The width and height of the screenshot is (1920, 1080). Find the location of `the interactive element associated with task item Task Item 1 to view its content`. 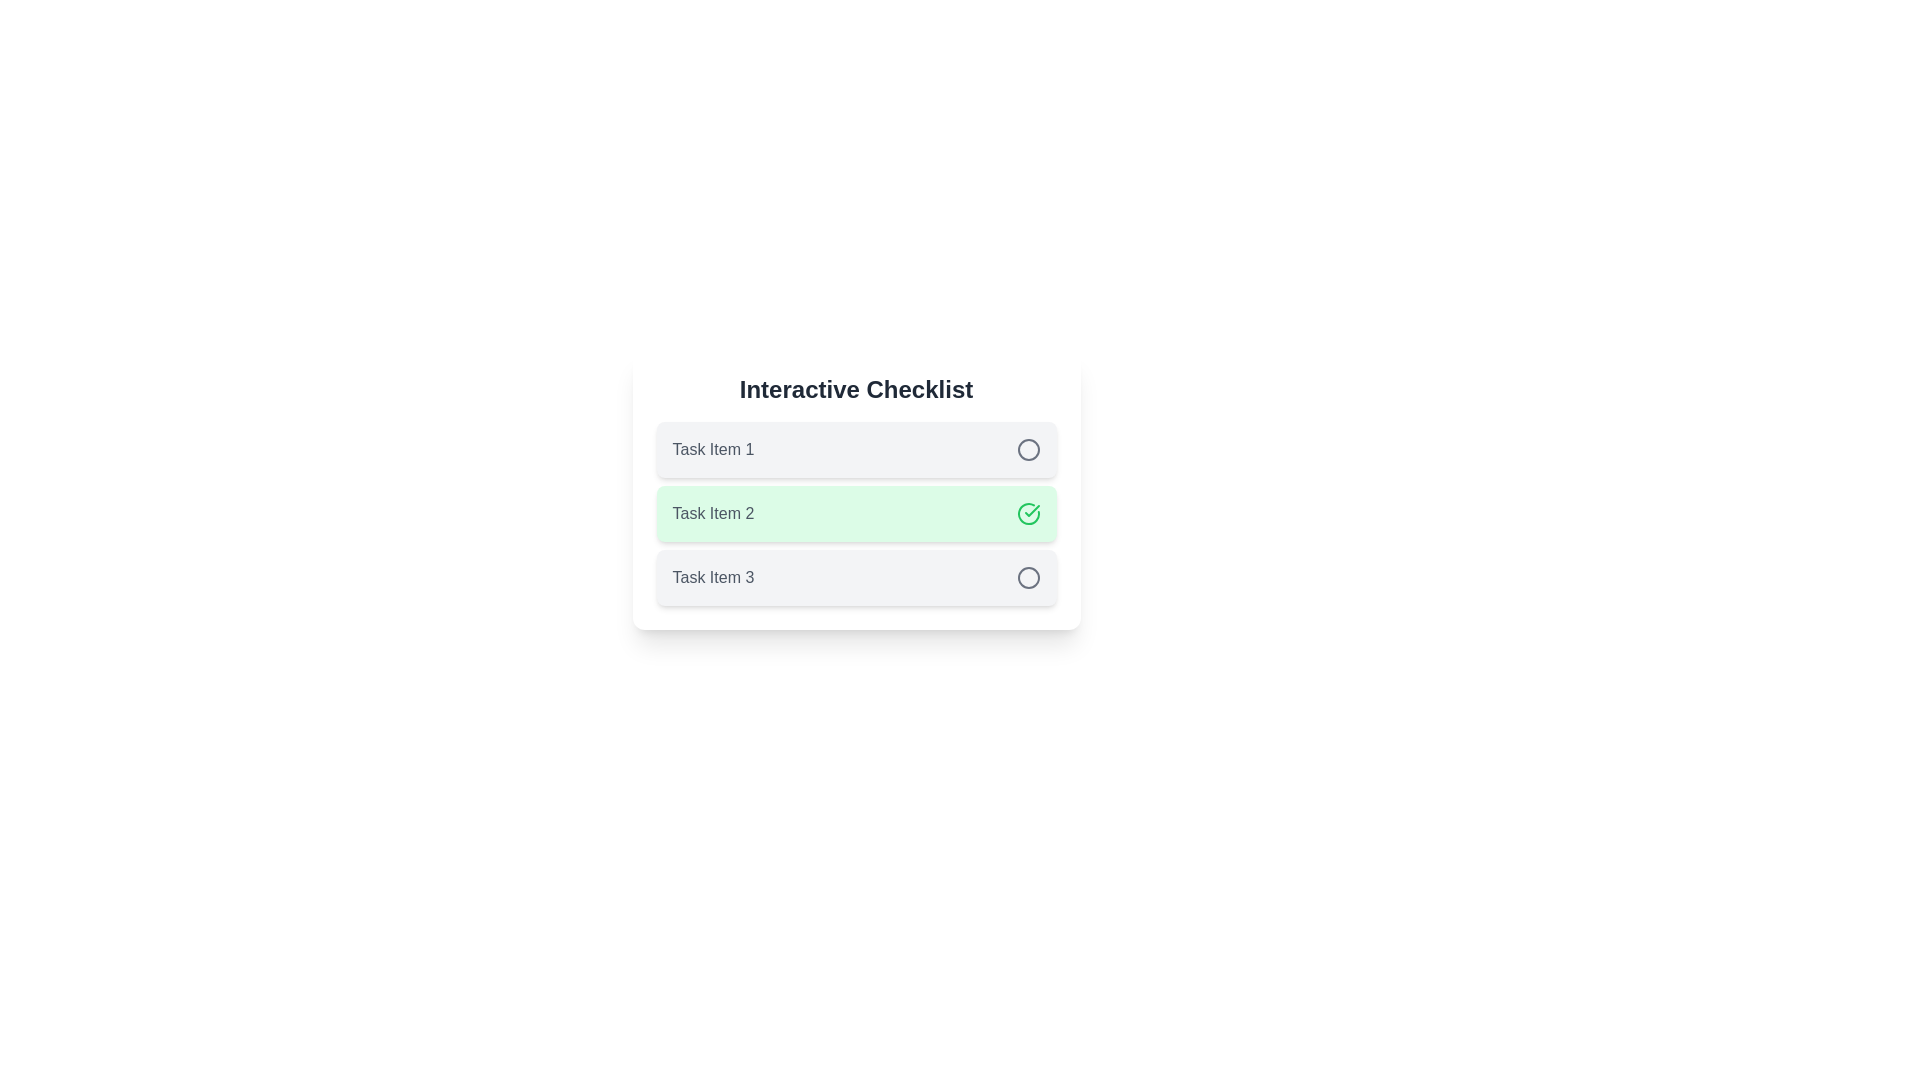

the interactive element associated with task item Task Item 1 to view its content is located at coordinates (1028, 450).